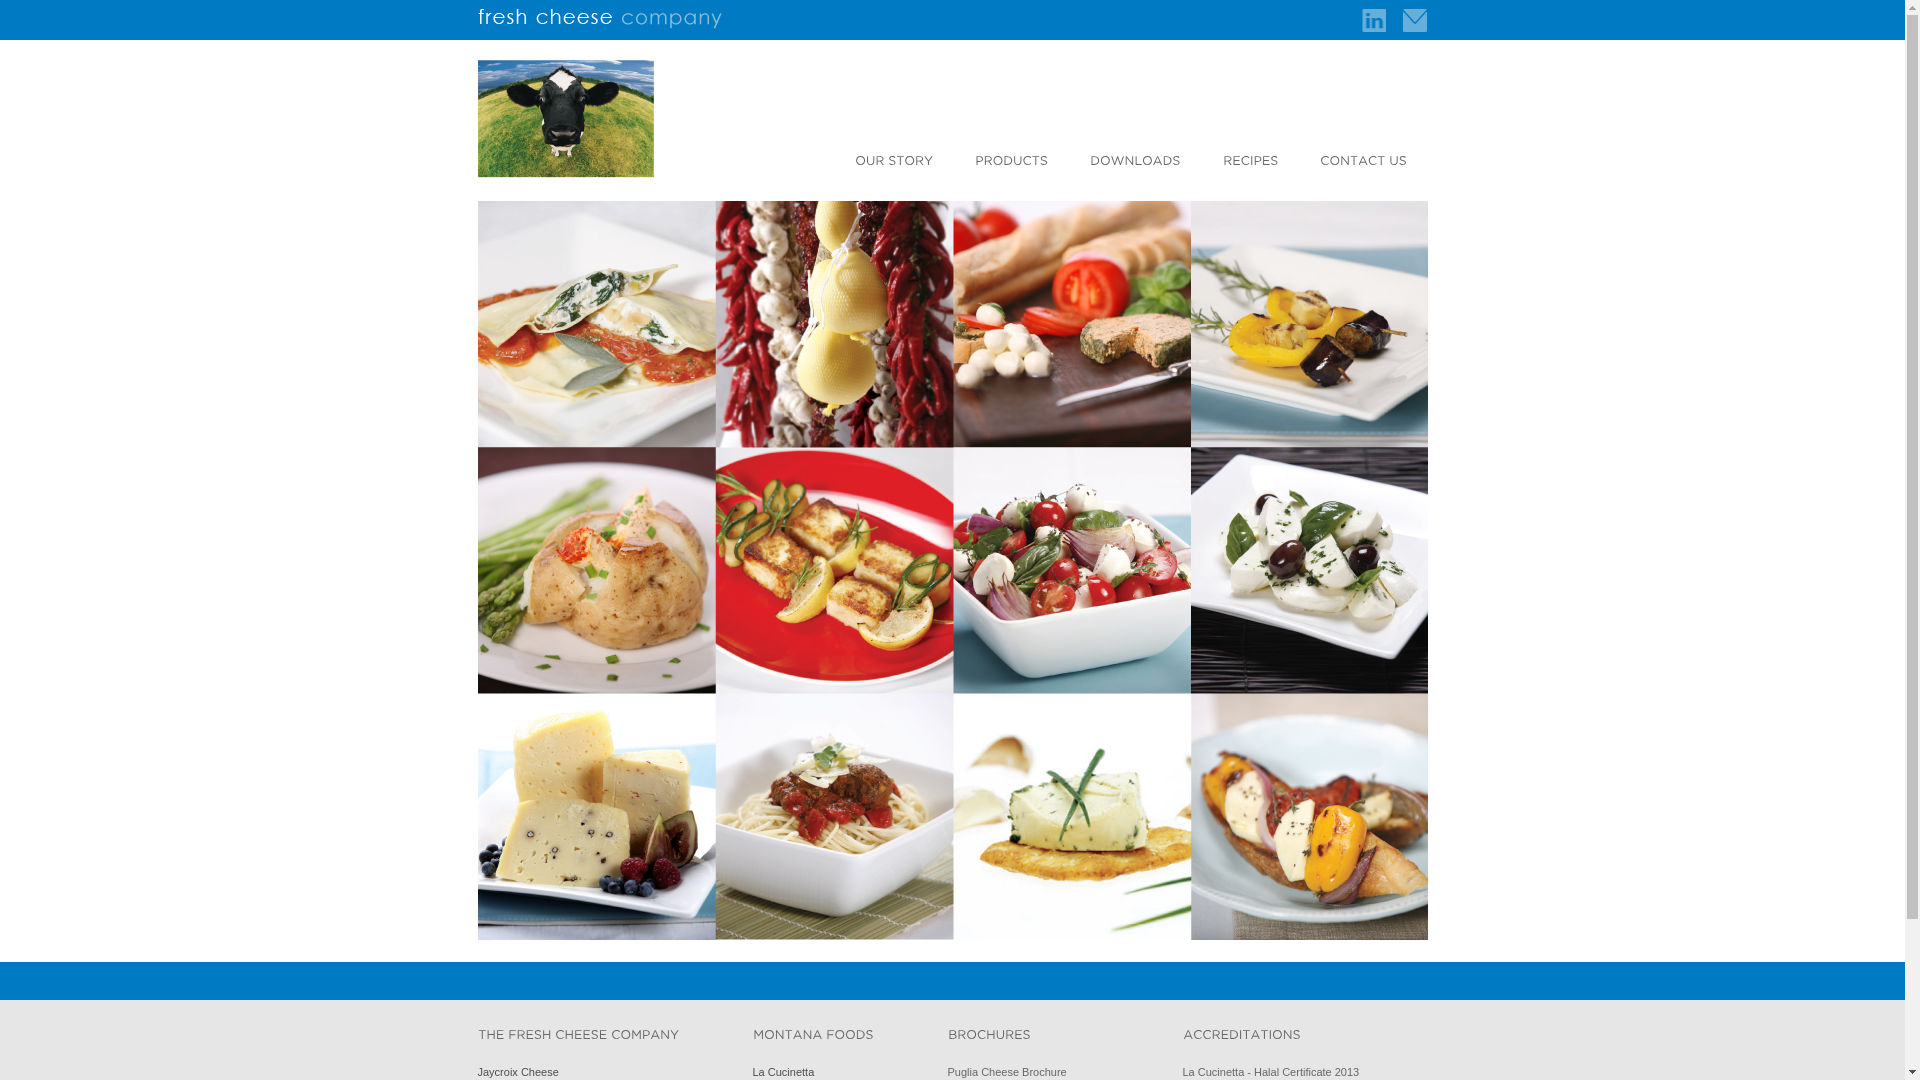 The image size is (1920, 1080). What do you see at coordinates (751, 1071) in the screenshot?
I see `'La Cucinetta'` at bounding box center [751, 1071].